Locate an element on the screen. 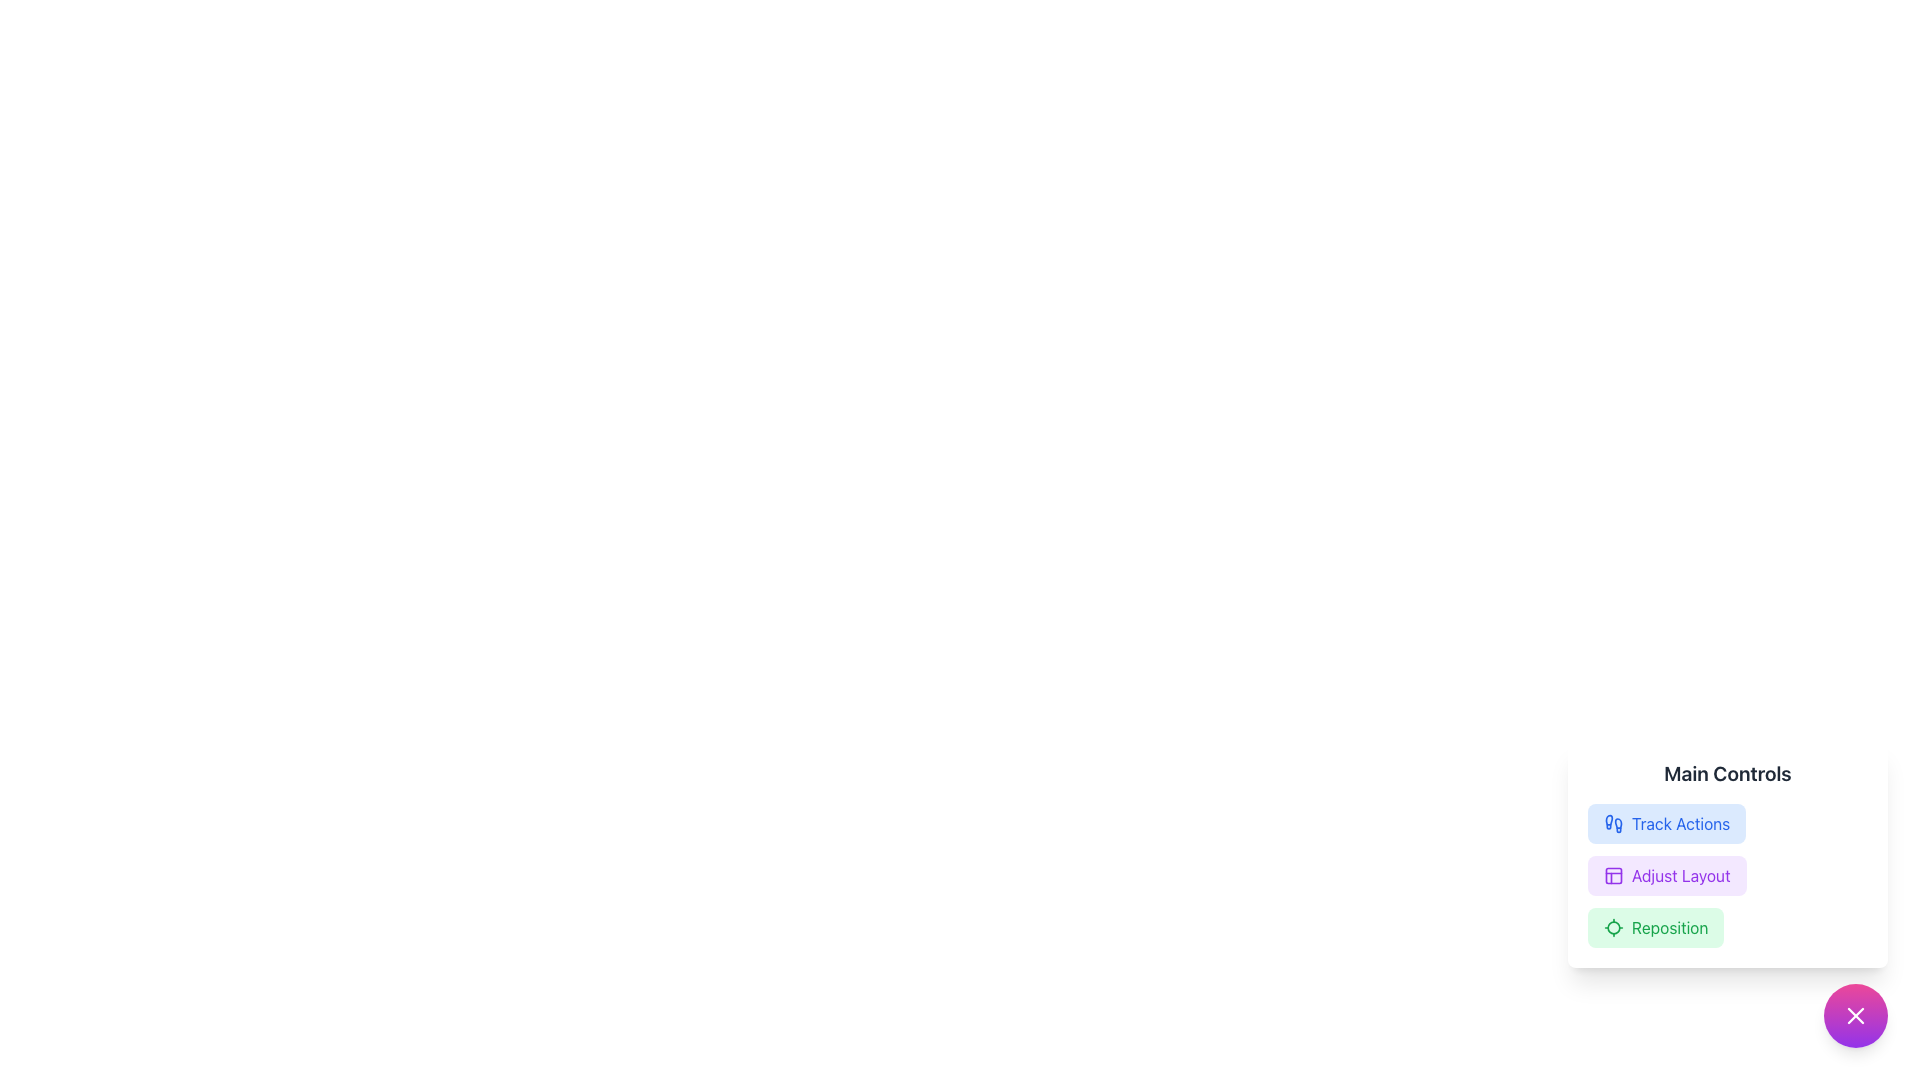  the close button located at the bottom-right of the 'Main Controls' panel is located at coordinates (1855, 1015).